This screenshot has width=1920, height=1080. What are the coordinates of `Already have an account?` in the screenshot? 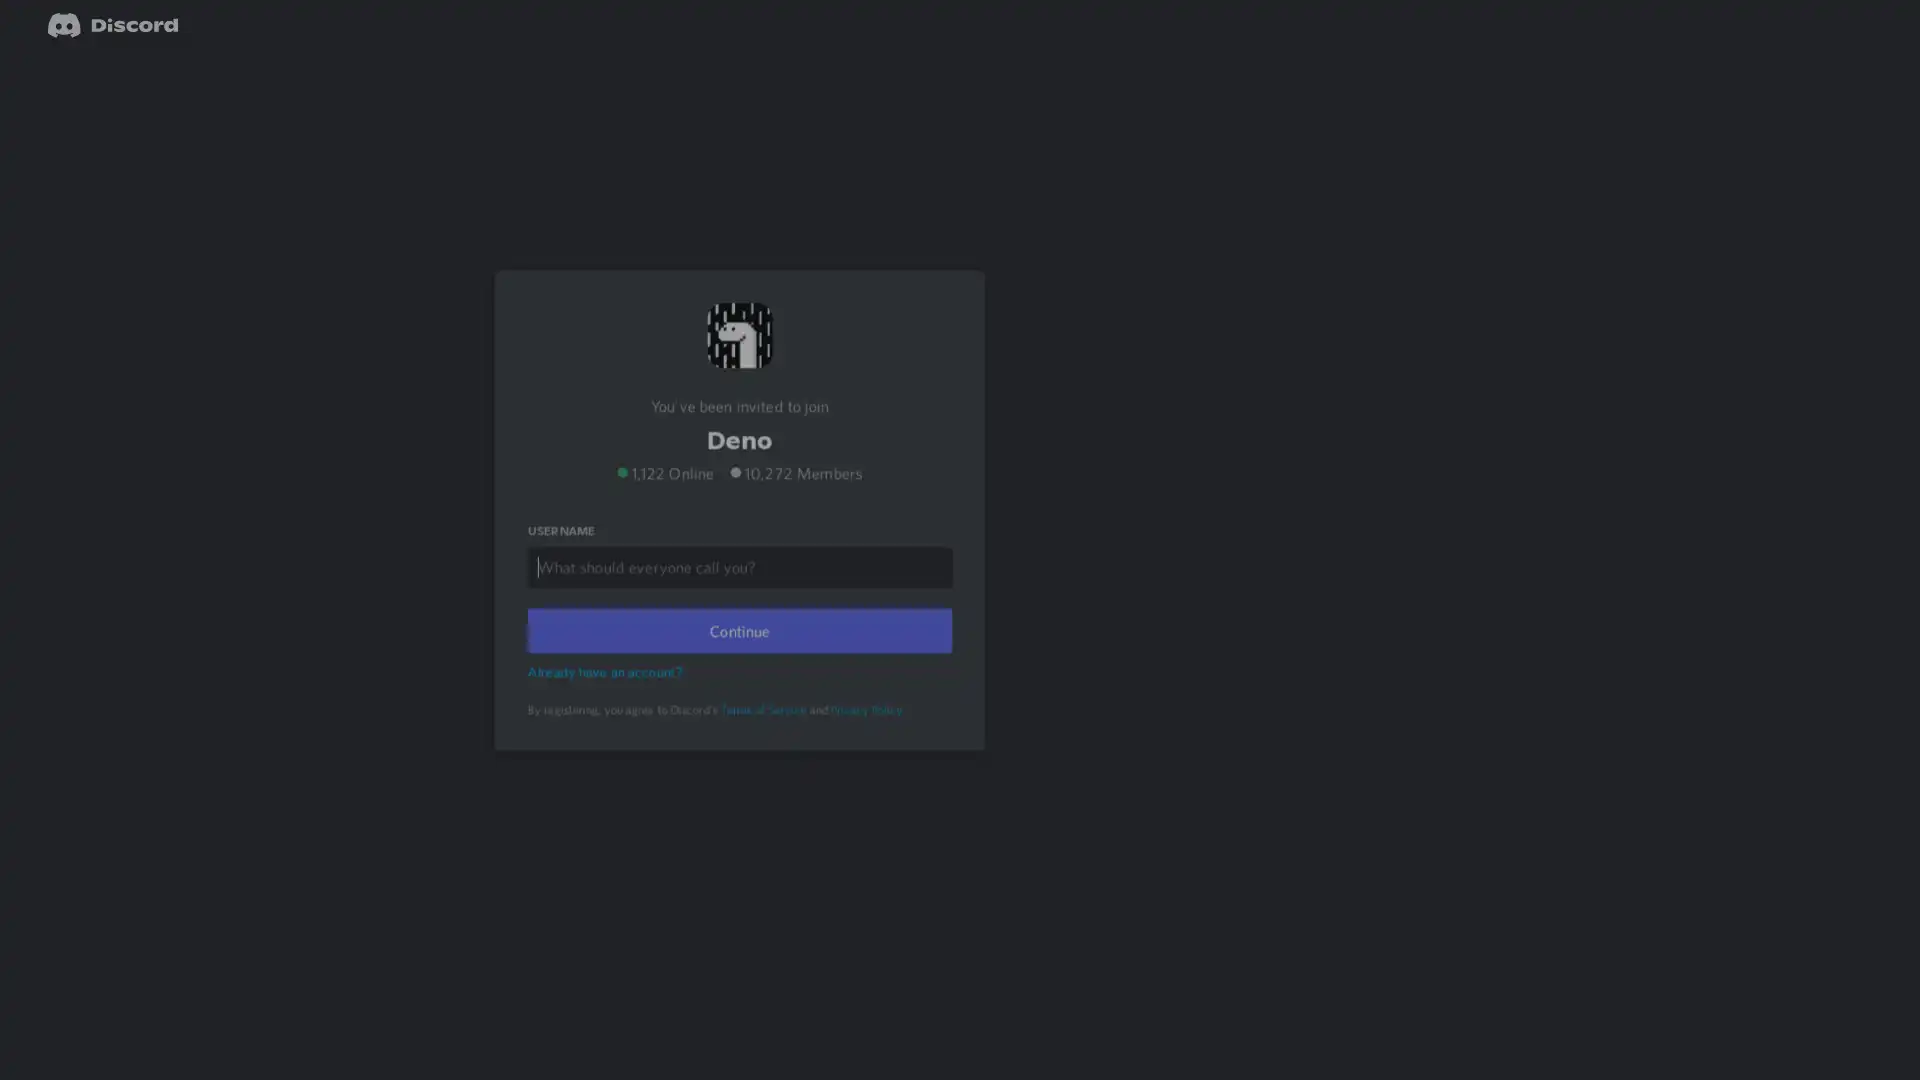 It's located at (607, 696).